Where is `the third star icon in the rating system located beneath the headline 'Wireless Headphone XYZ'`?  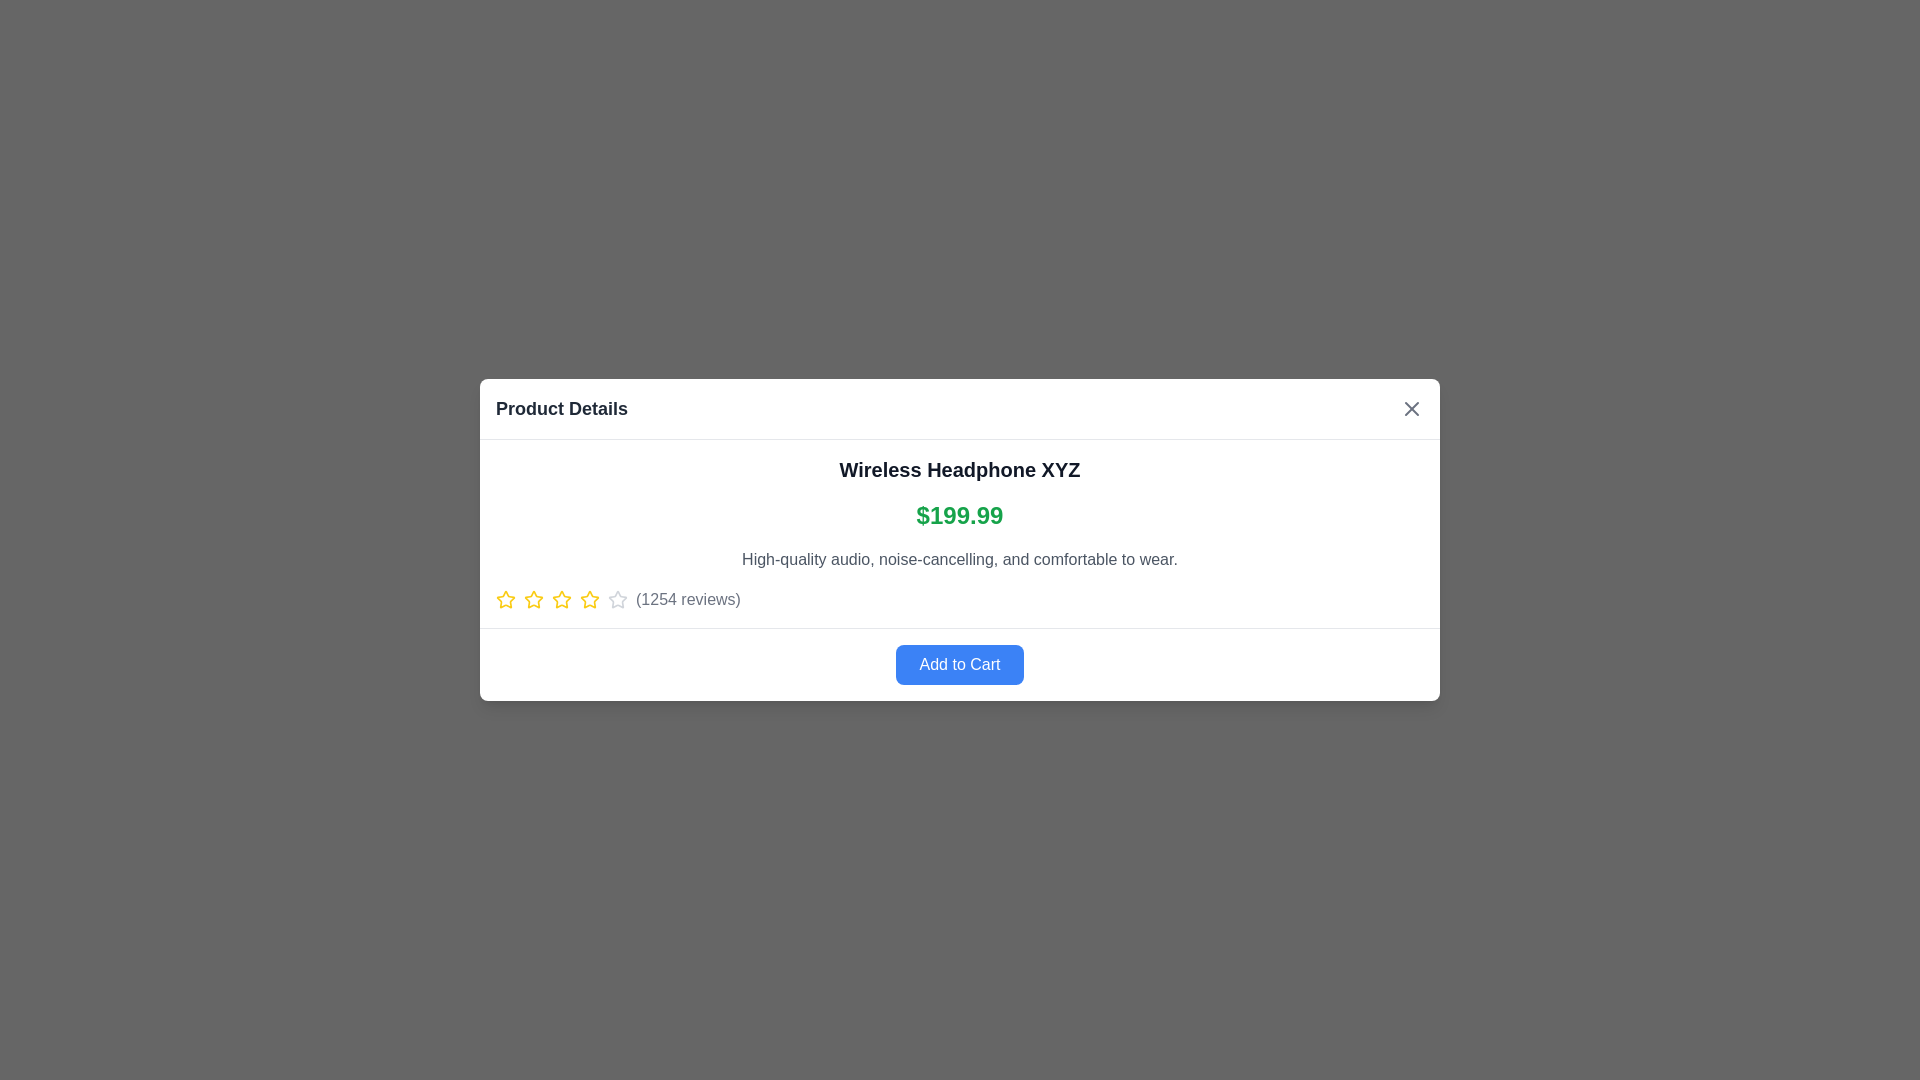 the third star icon in the rating system located beneath the headline 'Wireless Headphone XYZ' is located at coordinates (589, 598).